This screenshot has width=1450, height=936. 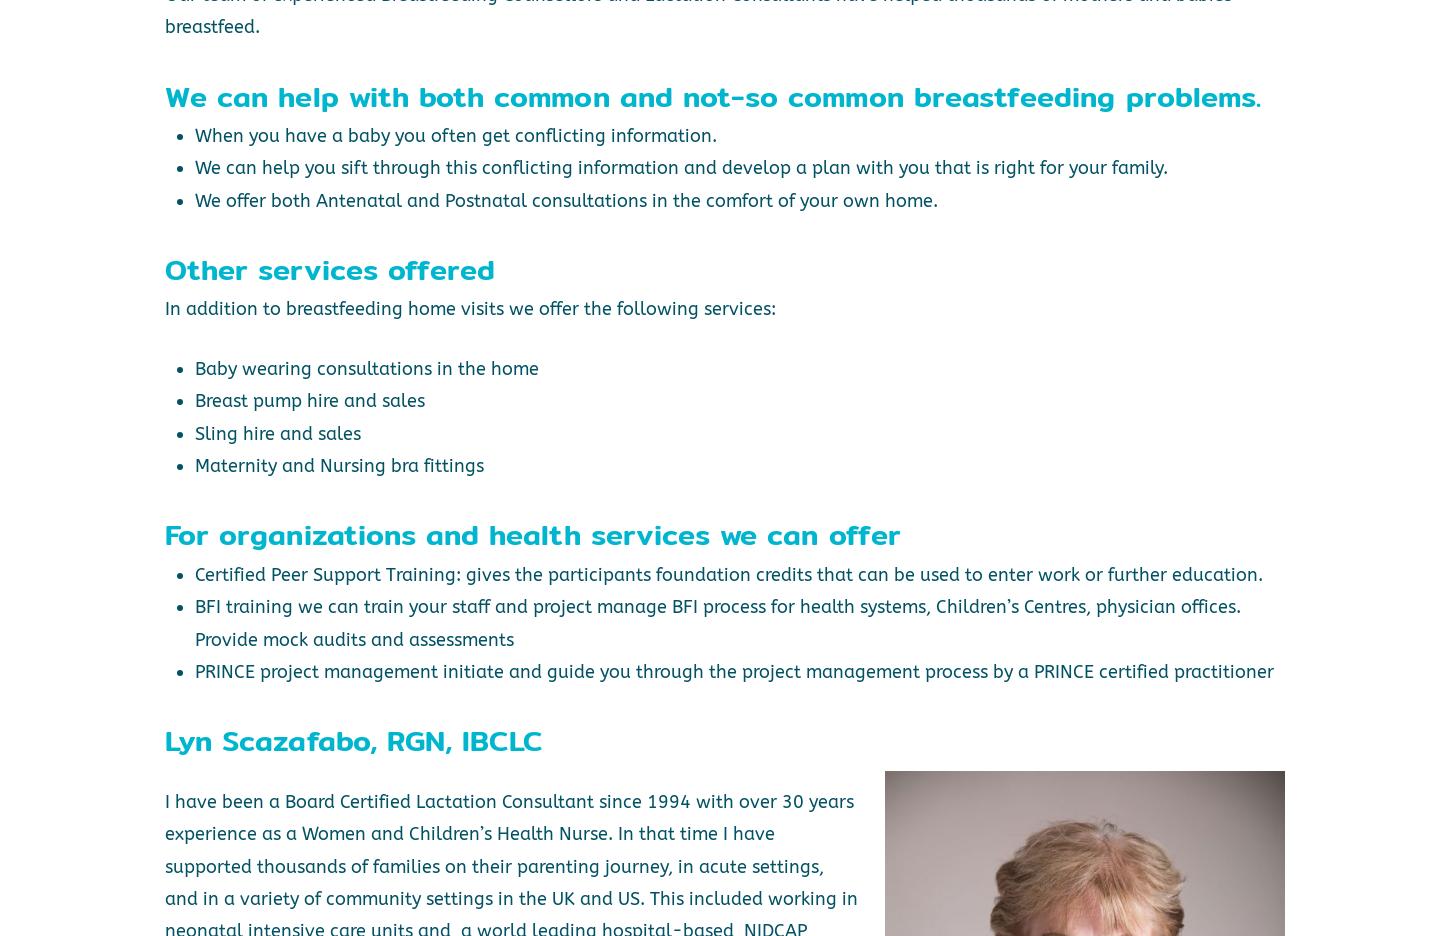 I want to click on 'Breast pump hire and sales', so click(x=308, y=399).